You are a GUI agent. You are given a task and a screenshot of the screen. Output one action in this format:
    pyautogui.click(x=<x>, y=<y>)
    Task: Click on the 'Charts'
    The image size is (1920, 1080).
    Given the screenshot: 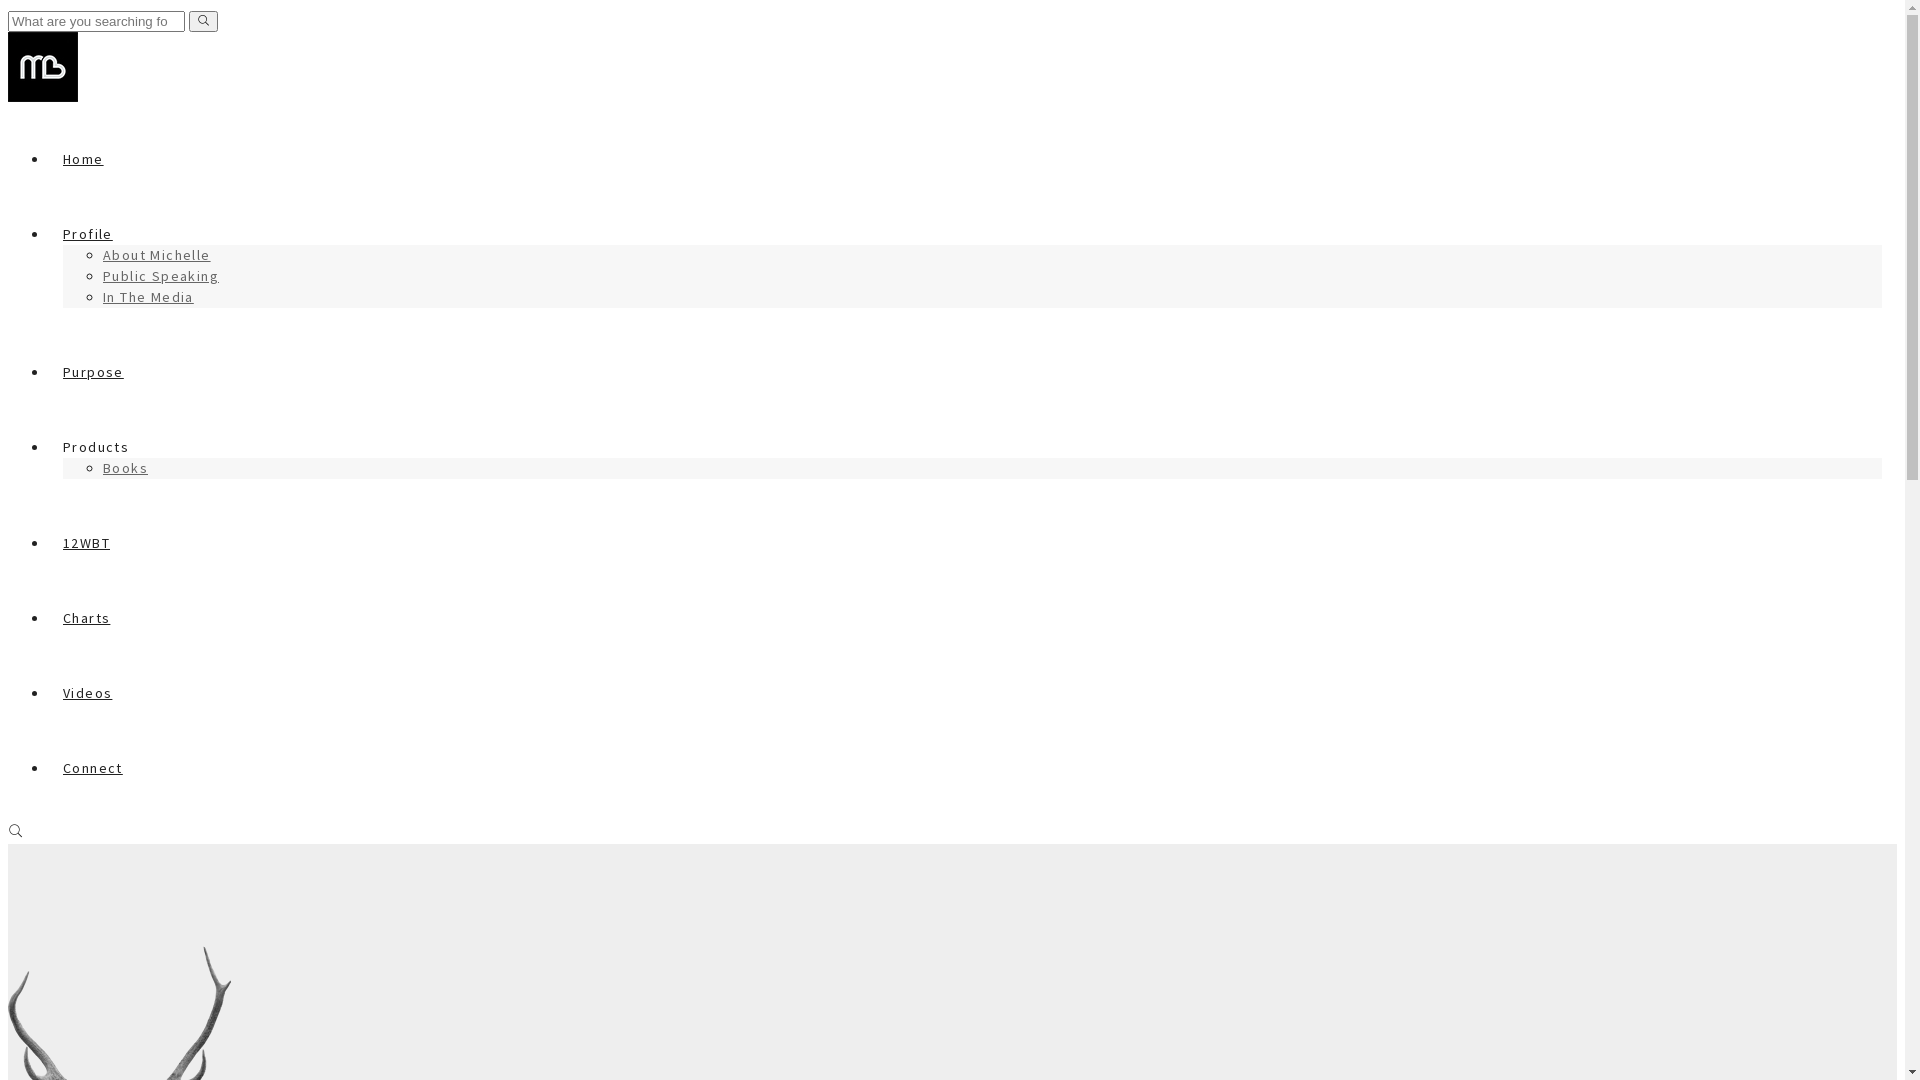 What is the action you would take?
    pyautogui.click(x=85, y=616)
    